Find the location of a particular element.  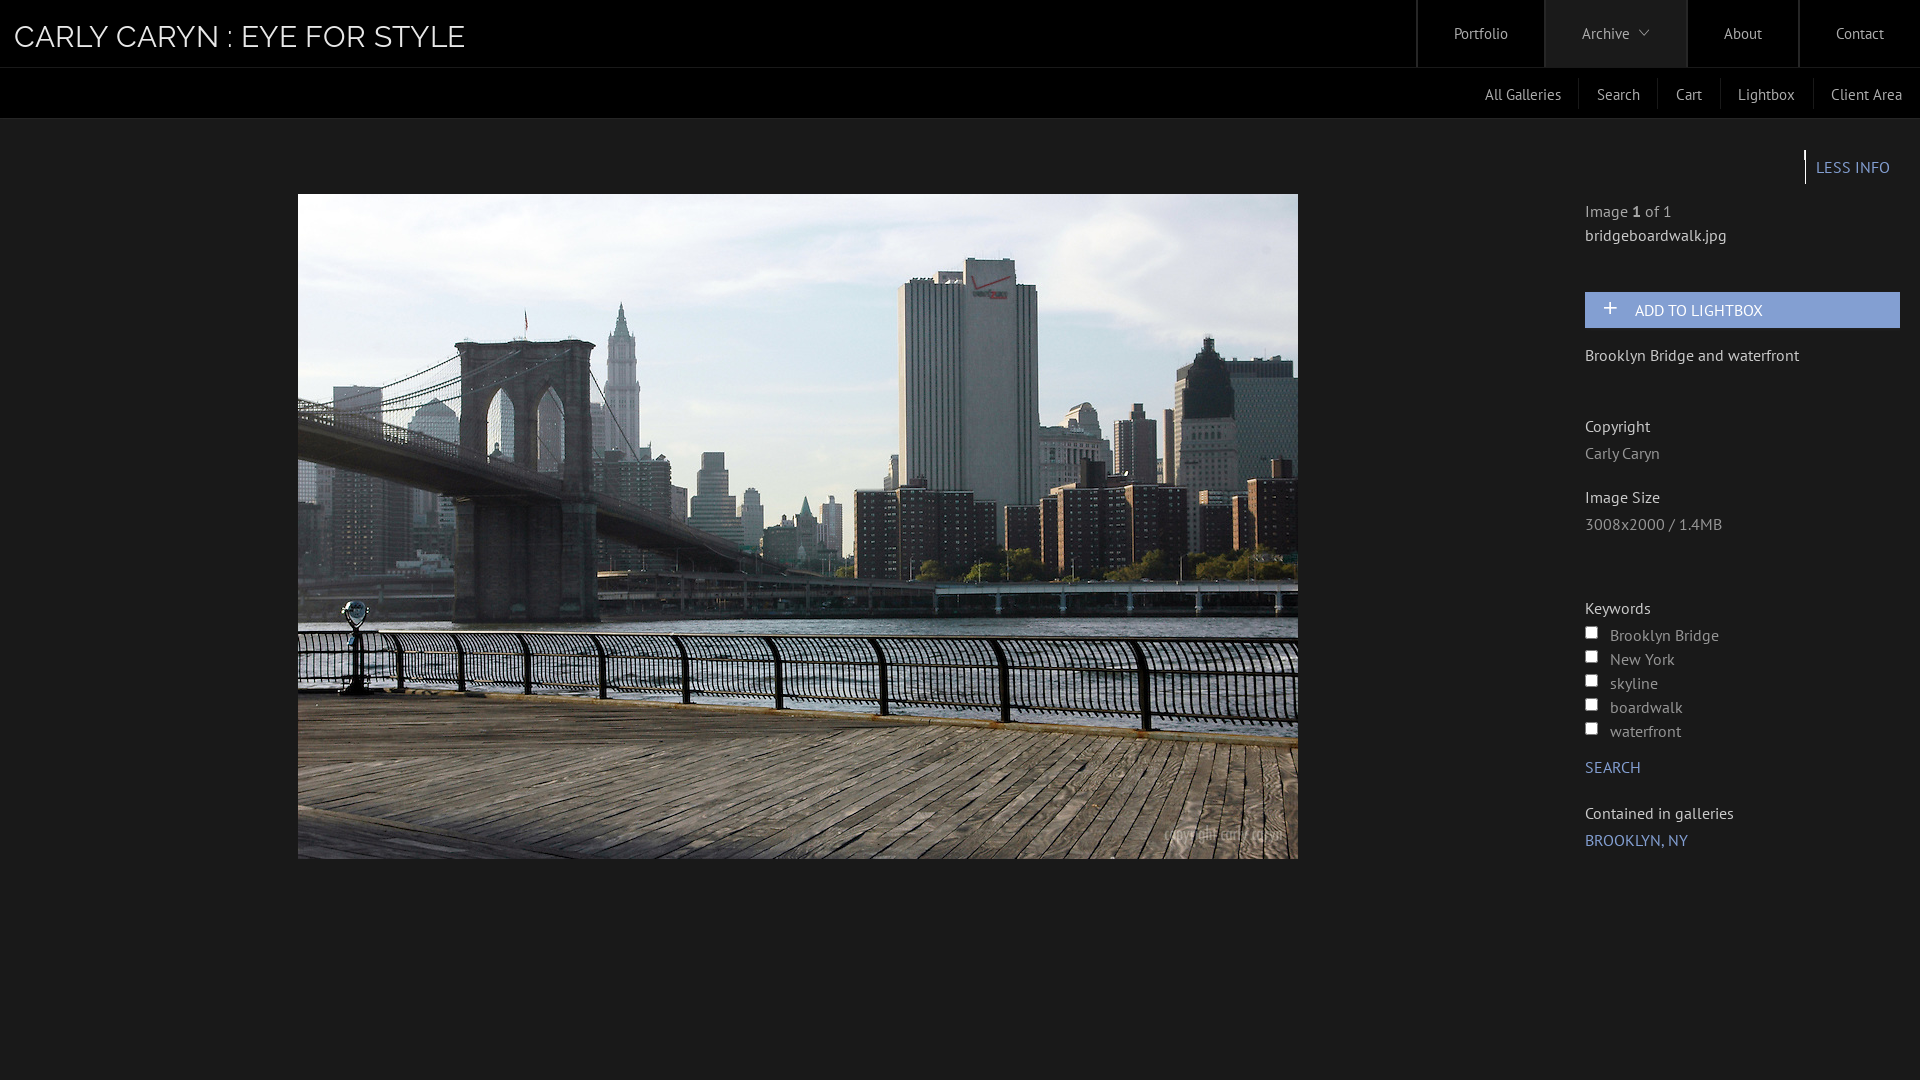

'Portfolio' is located at coordinates (1481, 33).